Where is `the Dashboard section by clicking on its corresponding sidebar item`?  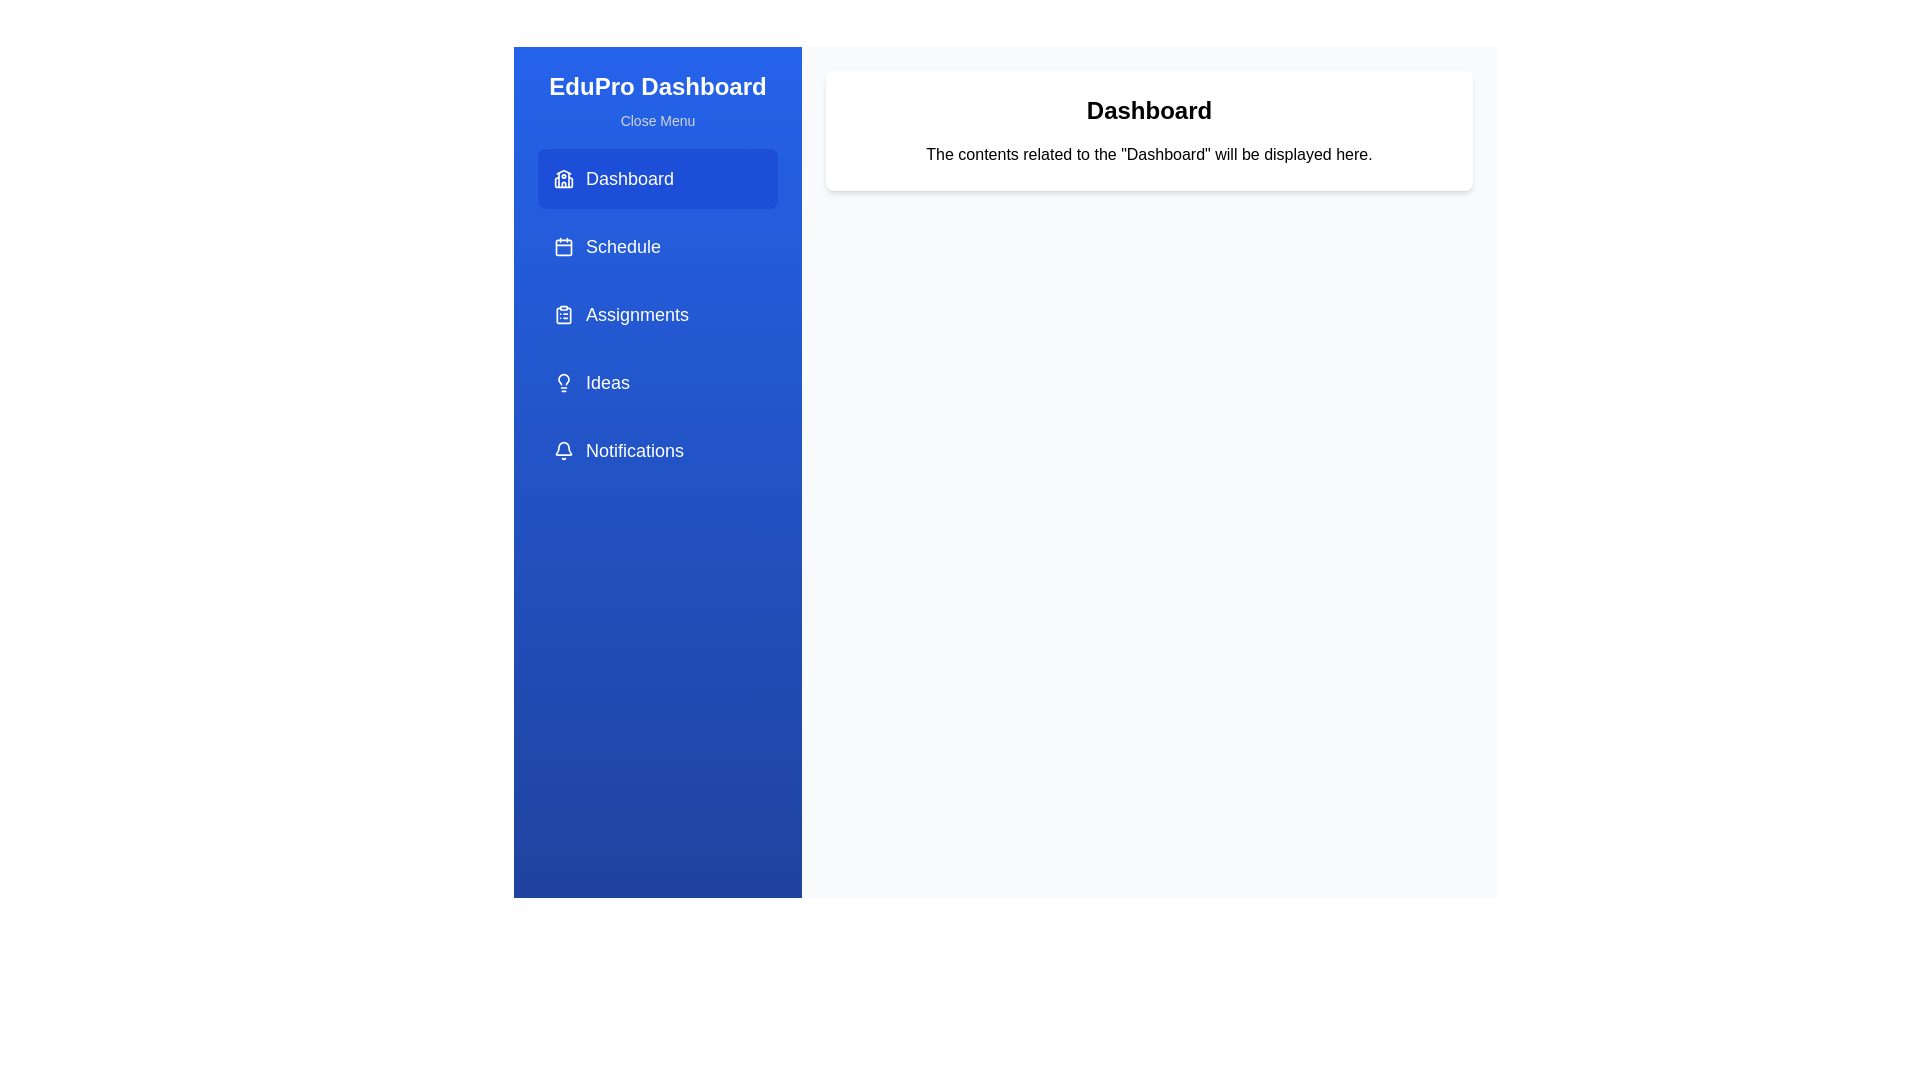
the Dashboard section by clicking on its corresponding sidebar item is located at coordinates (657, 177).